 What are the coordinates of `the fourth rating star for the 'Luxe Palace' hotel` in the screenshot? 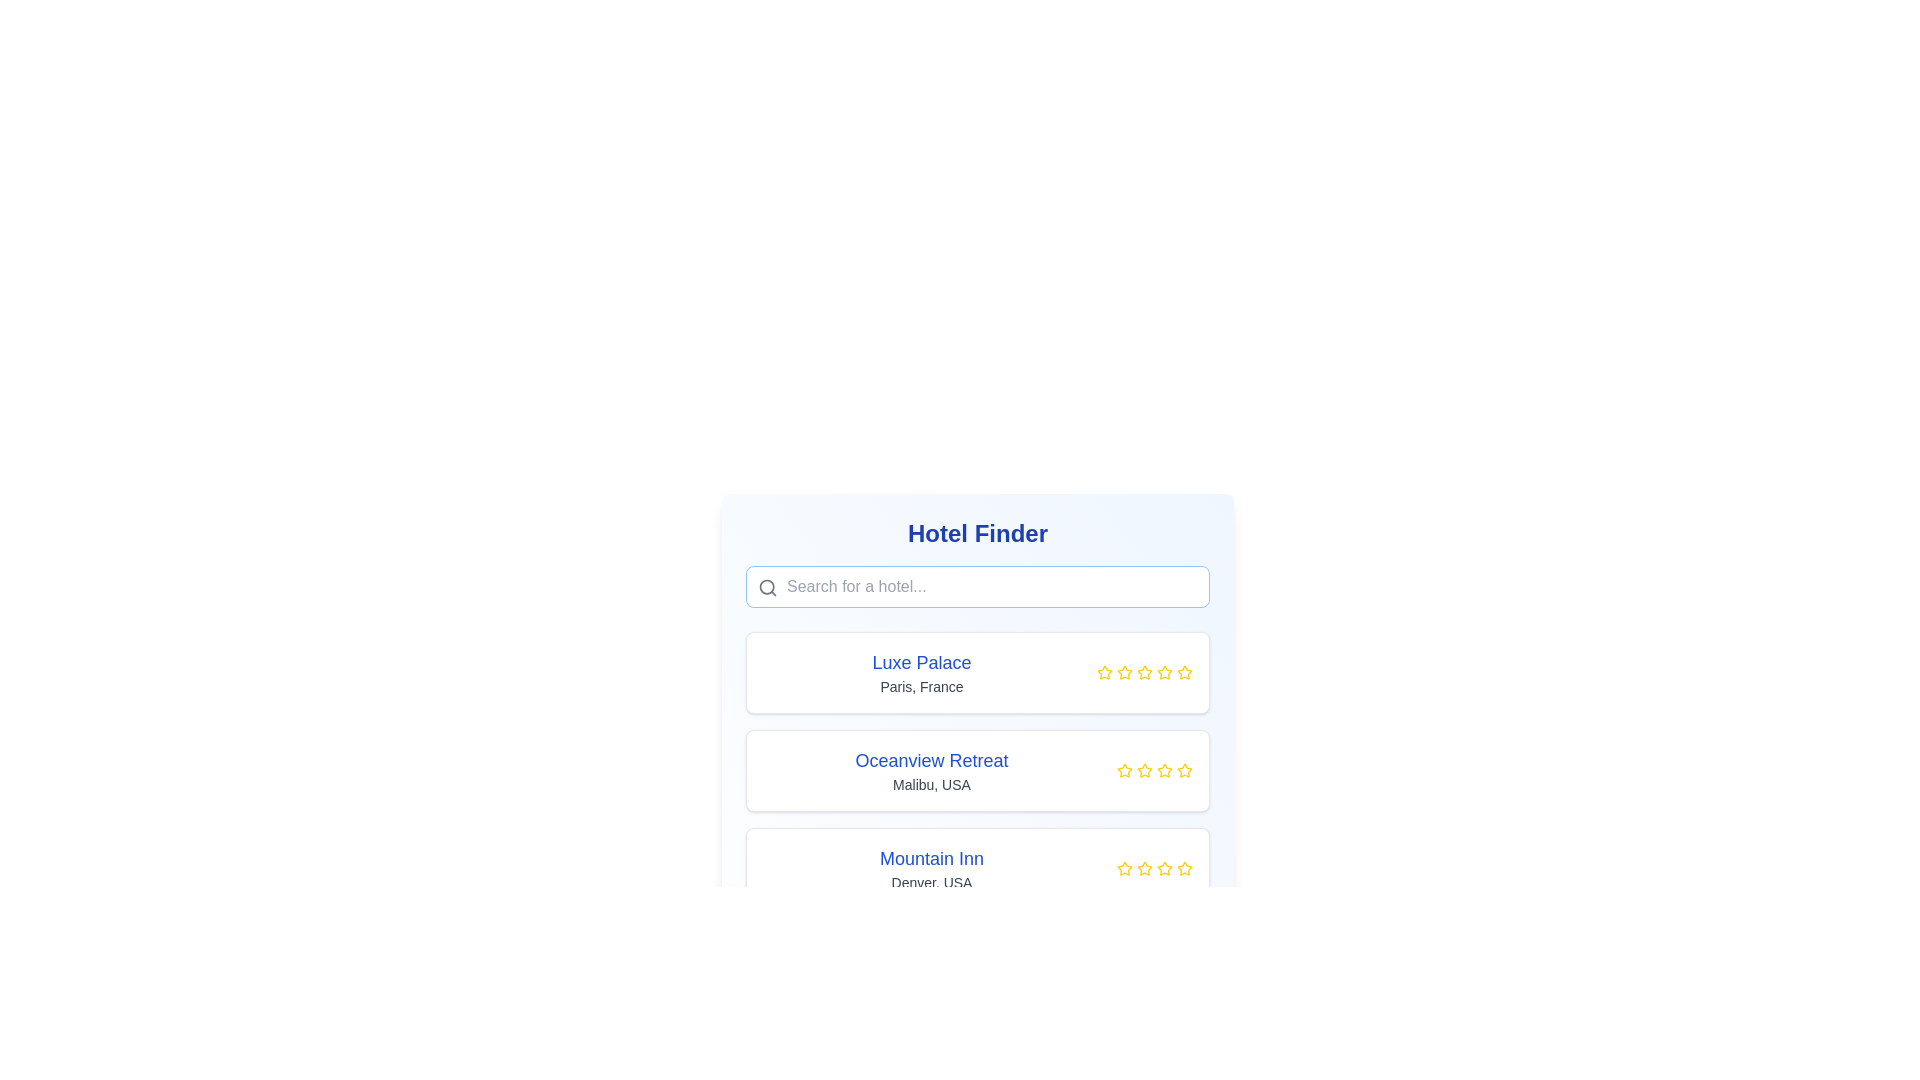 It's located at (1145, 672).